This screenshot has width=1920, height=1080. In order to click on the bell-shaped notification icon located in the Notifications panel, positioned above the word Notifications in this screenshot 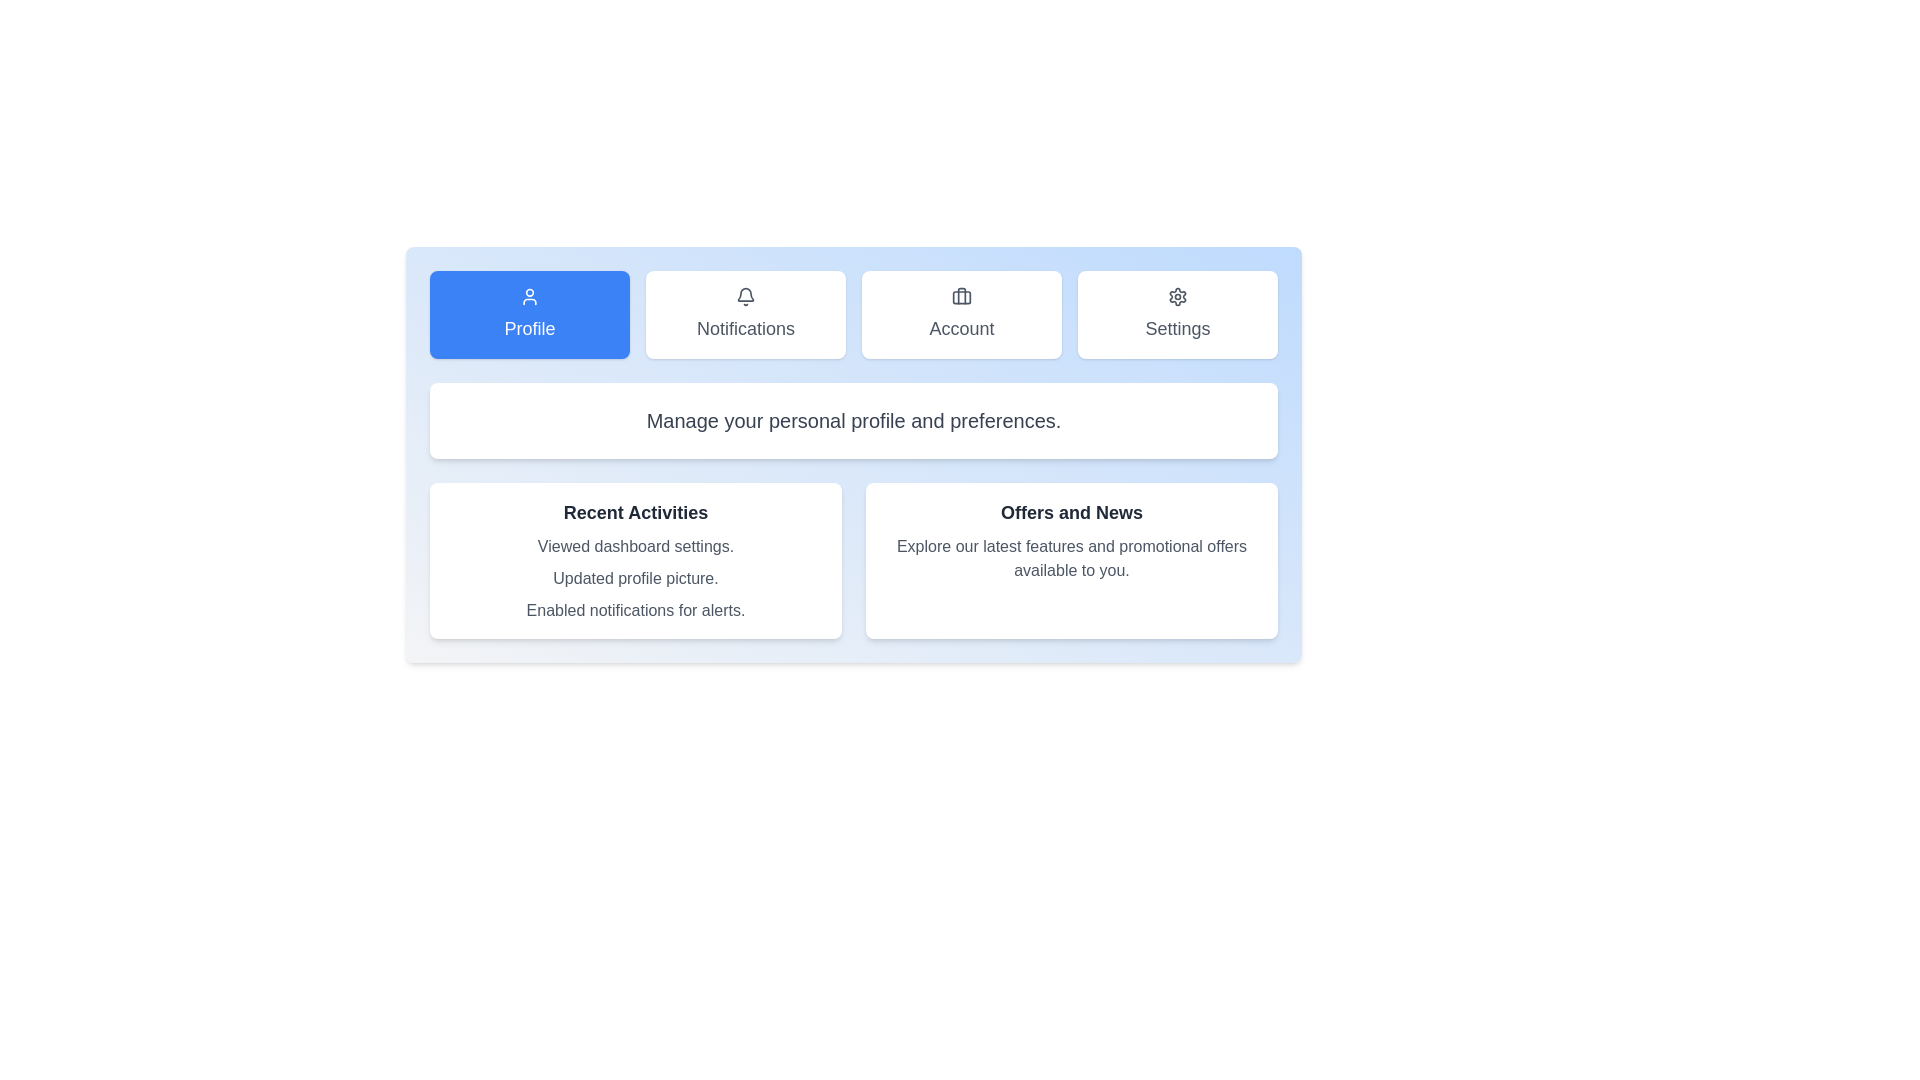, I will do `click(744, 297)`.